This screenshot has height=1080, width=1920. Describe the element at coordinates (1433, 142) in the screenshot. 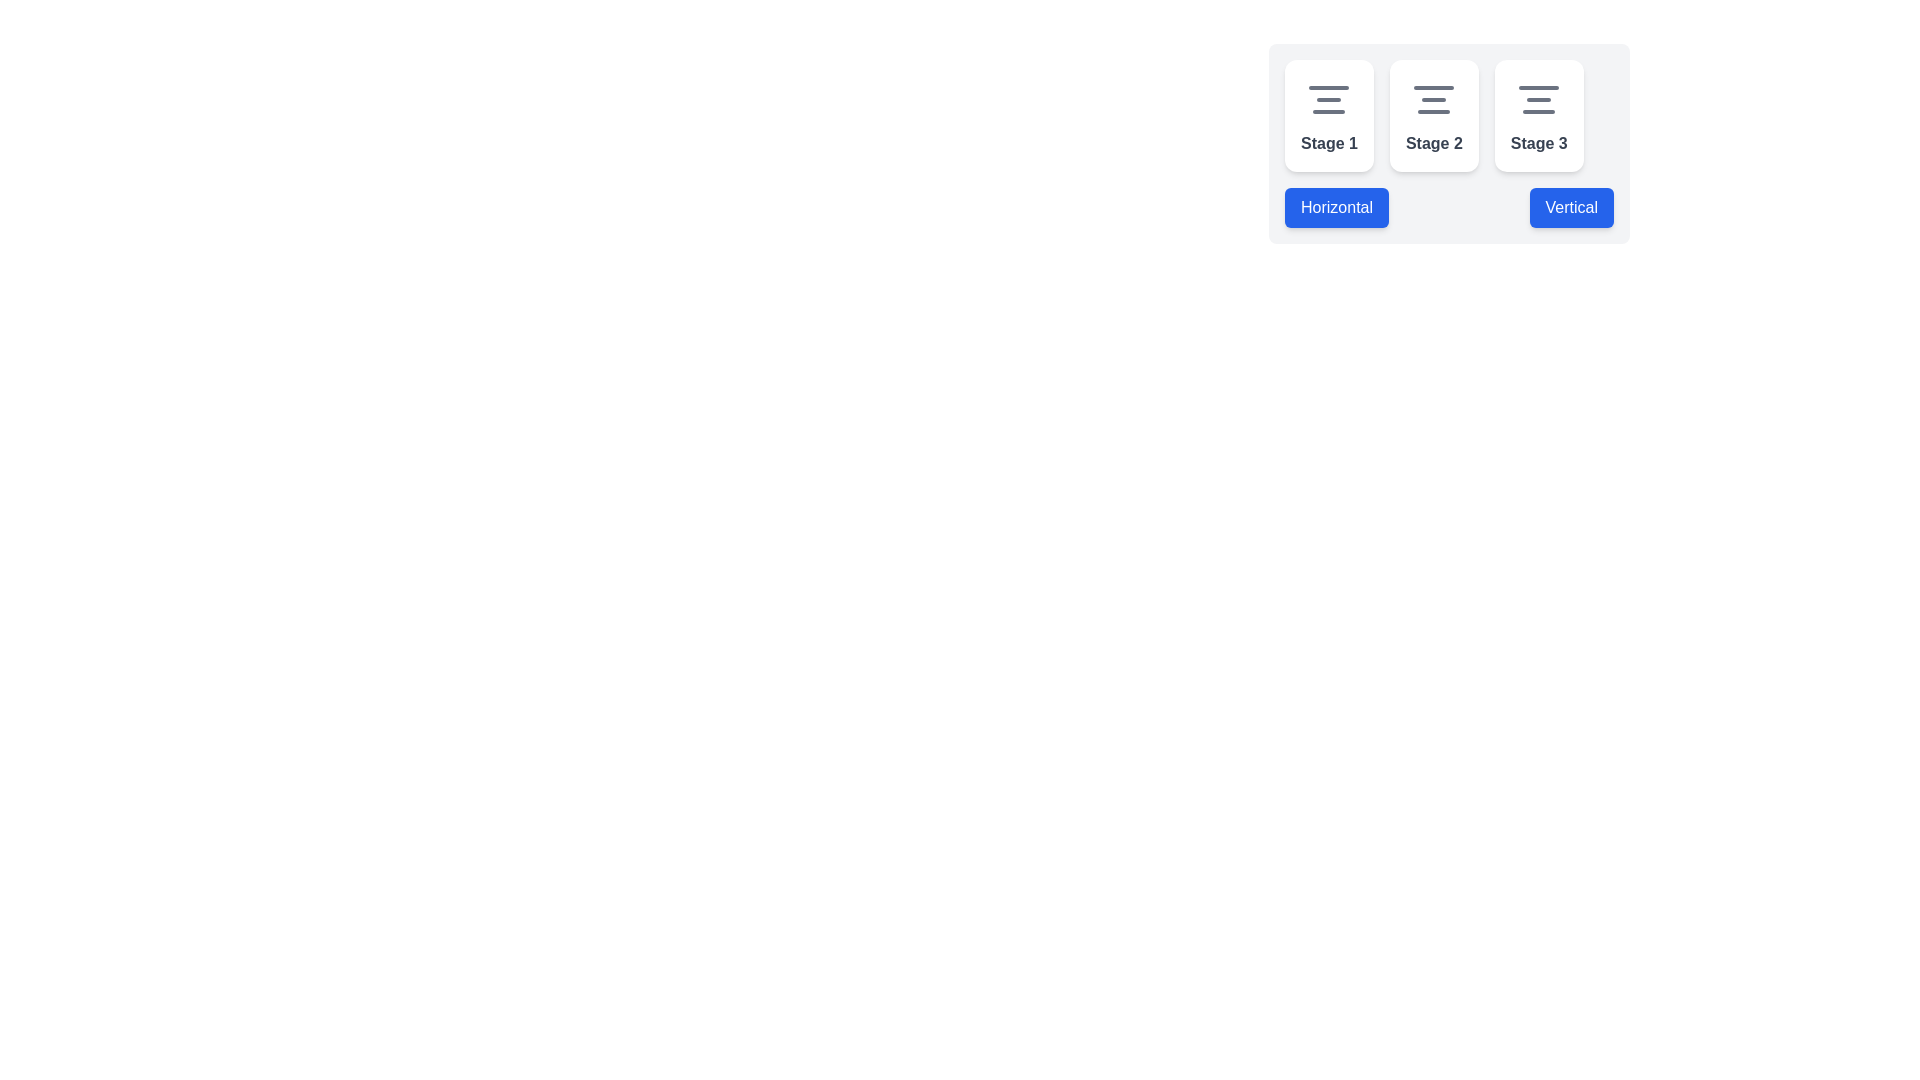

I see `text from the 'Stage 2' Text Label located in the second card of a sequence of three cards` at that location.